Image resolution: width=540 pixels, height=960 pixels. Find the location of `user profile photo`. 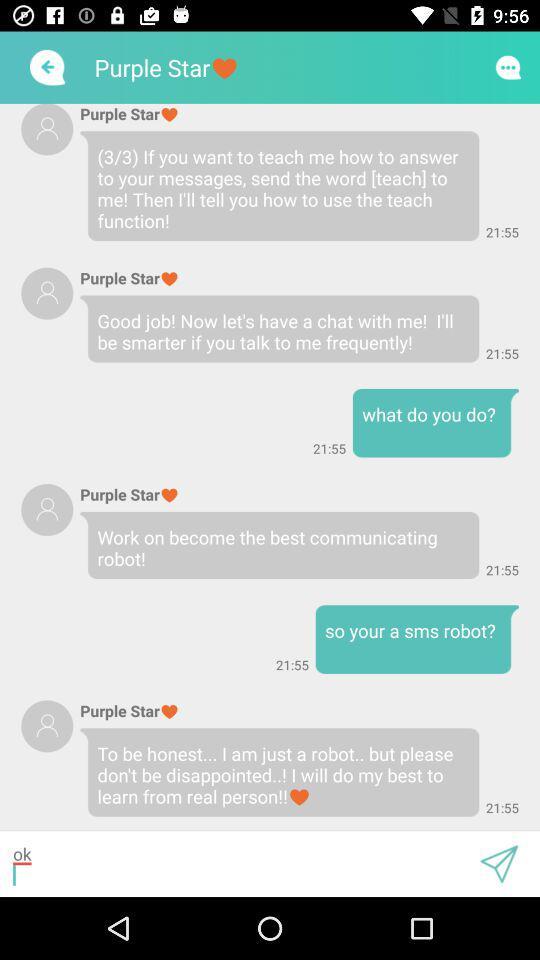

user profile photo is located at coordinates (47, 725).